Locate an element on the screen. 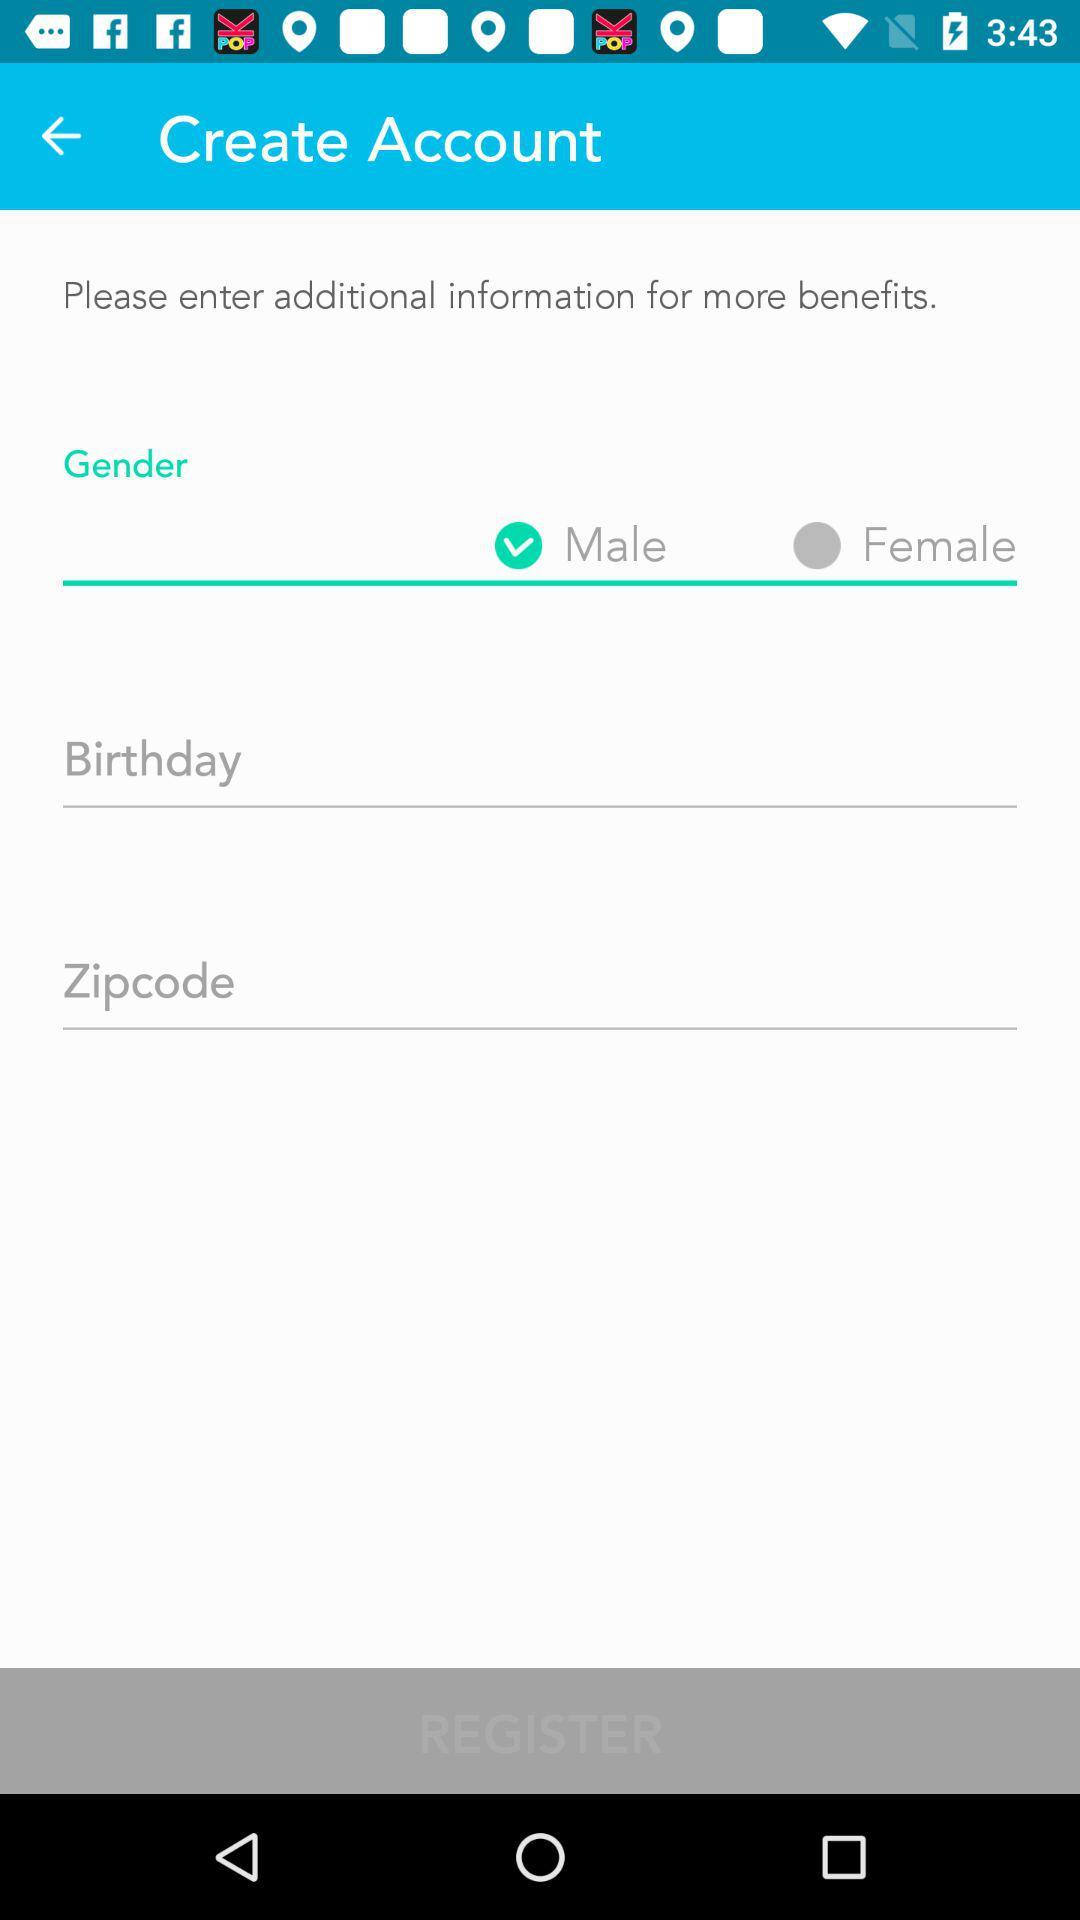 The width and height of the screenshot is (1080, 1920). birthday text box is located at coordinates (540, 750).